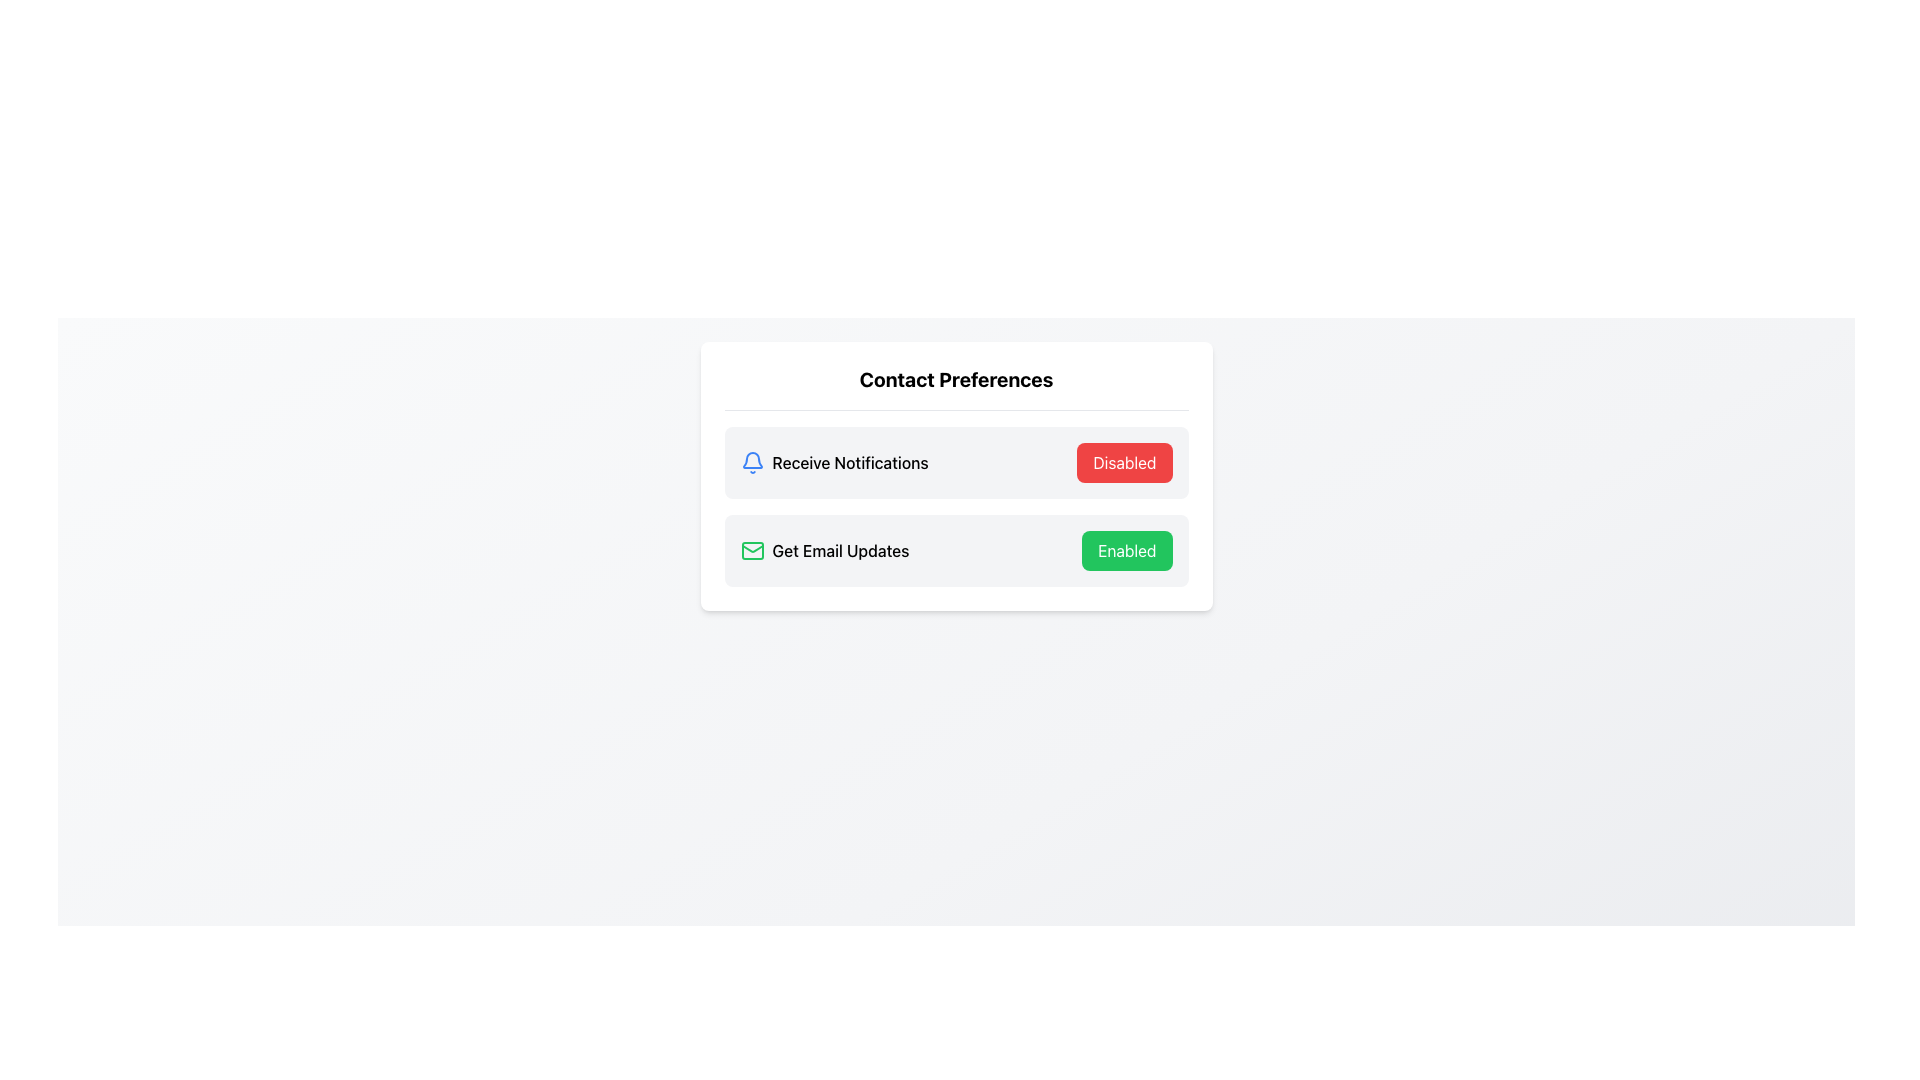 The width and height of the screenshot is (1920, 1080). I want to click on the label indicating email update preferences, which is located in the second row of the 'Contact Preferences' panel, to the left of the 'Enabled' button, so click(825, 551).